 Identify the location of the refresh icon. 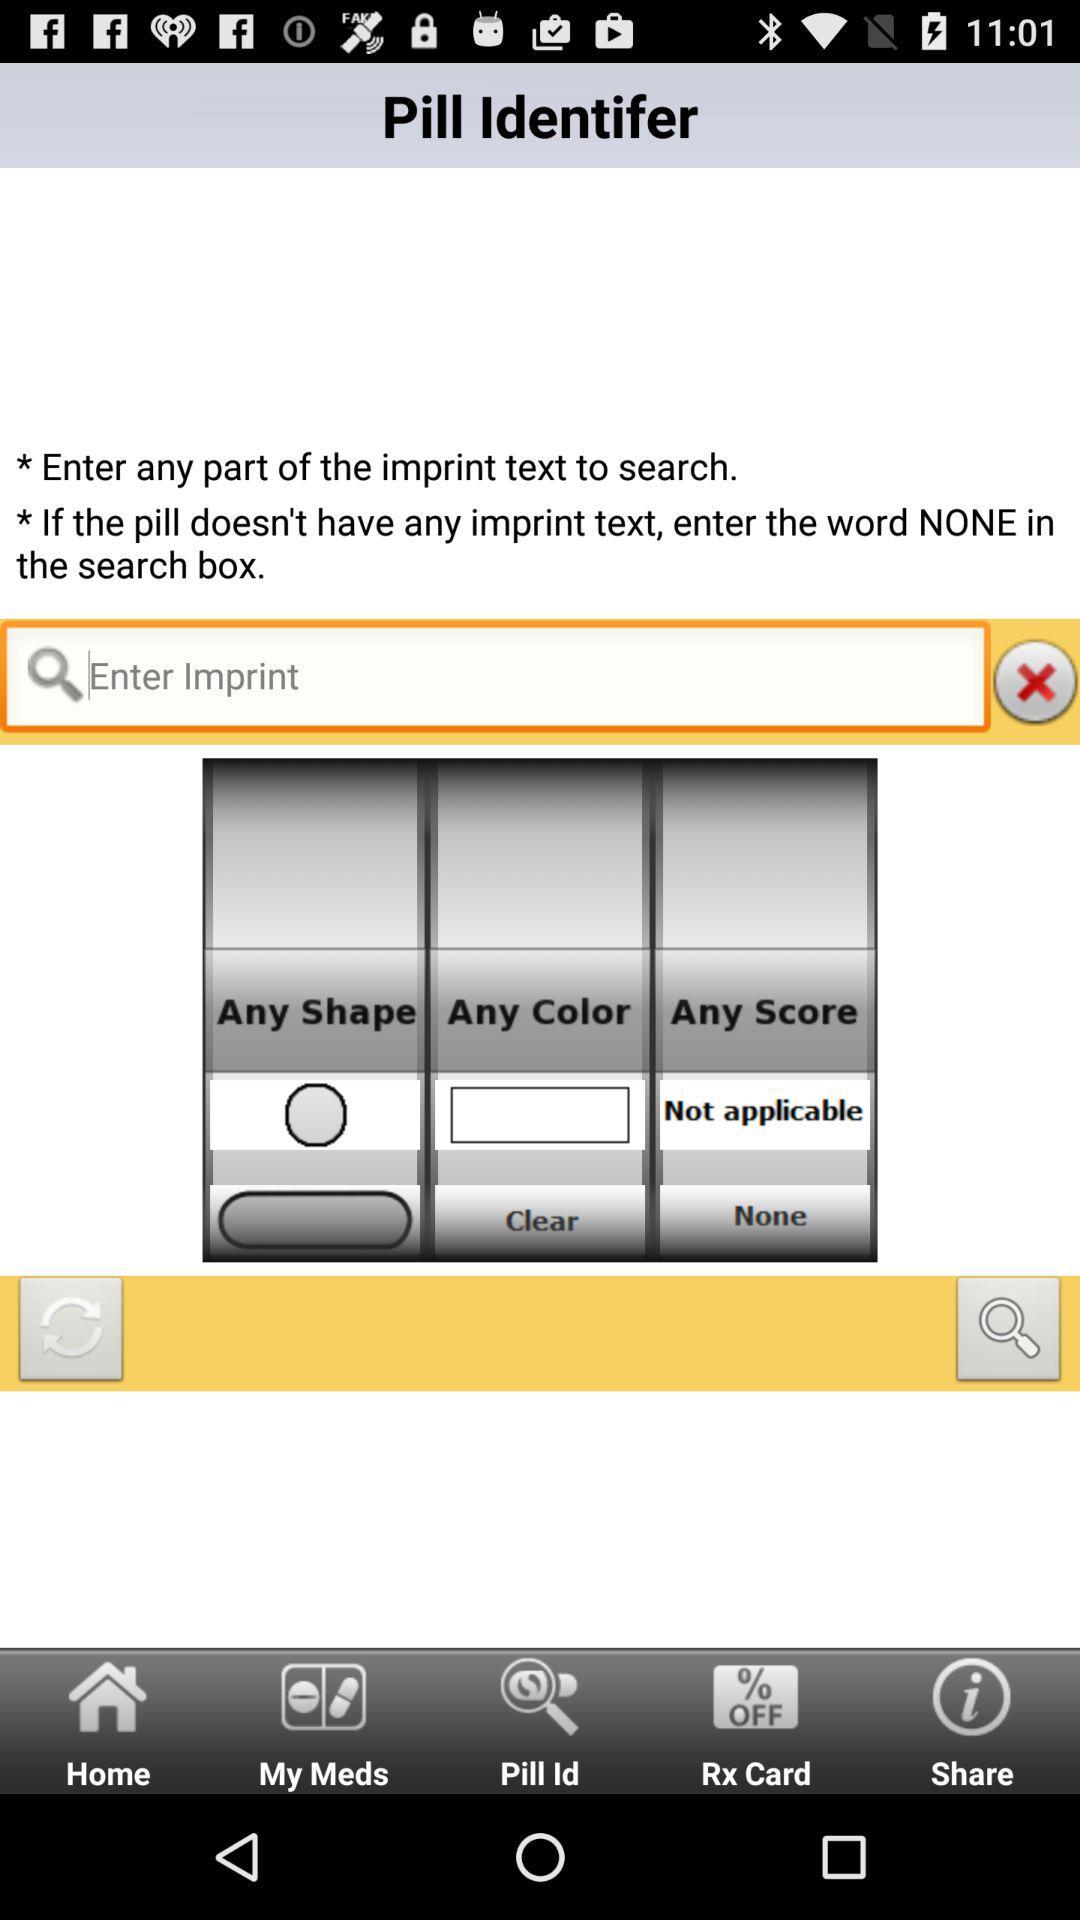
(70, 1426).